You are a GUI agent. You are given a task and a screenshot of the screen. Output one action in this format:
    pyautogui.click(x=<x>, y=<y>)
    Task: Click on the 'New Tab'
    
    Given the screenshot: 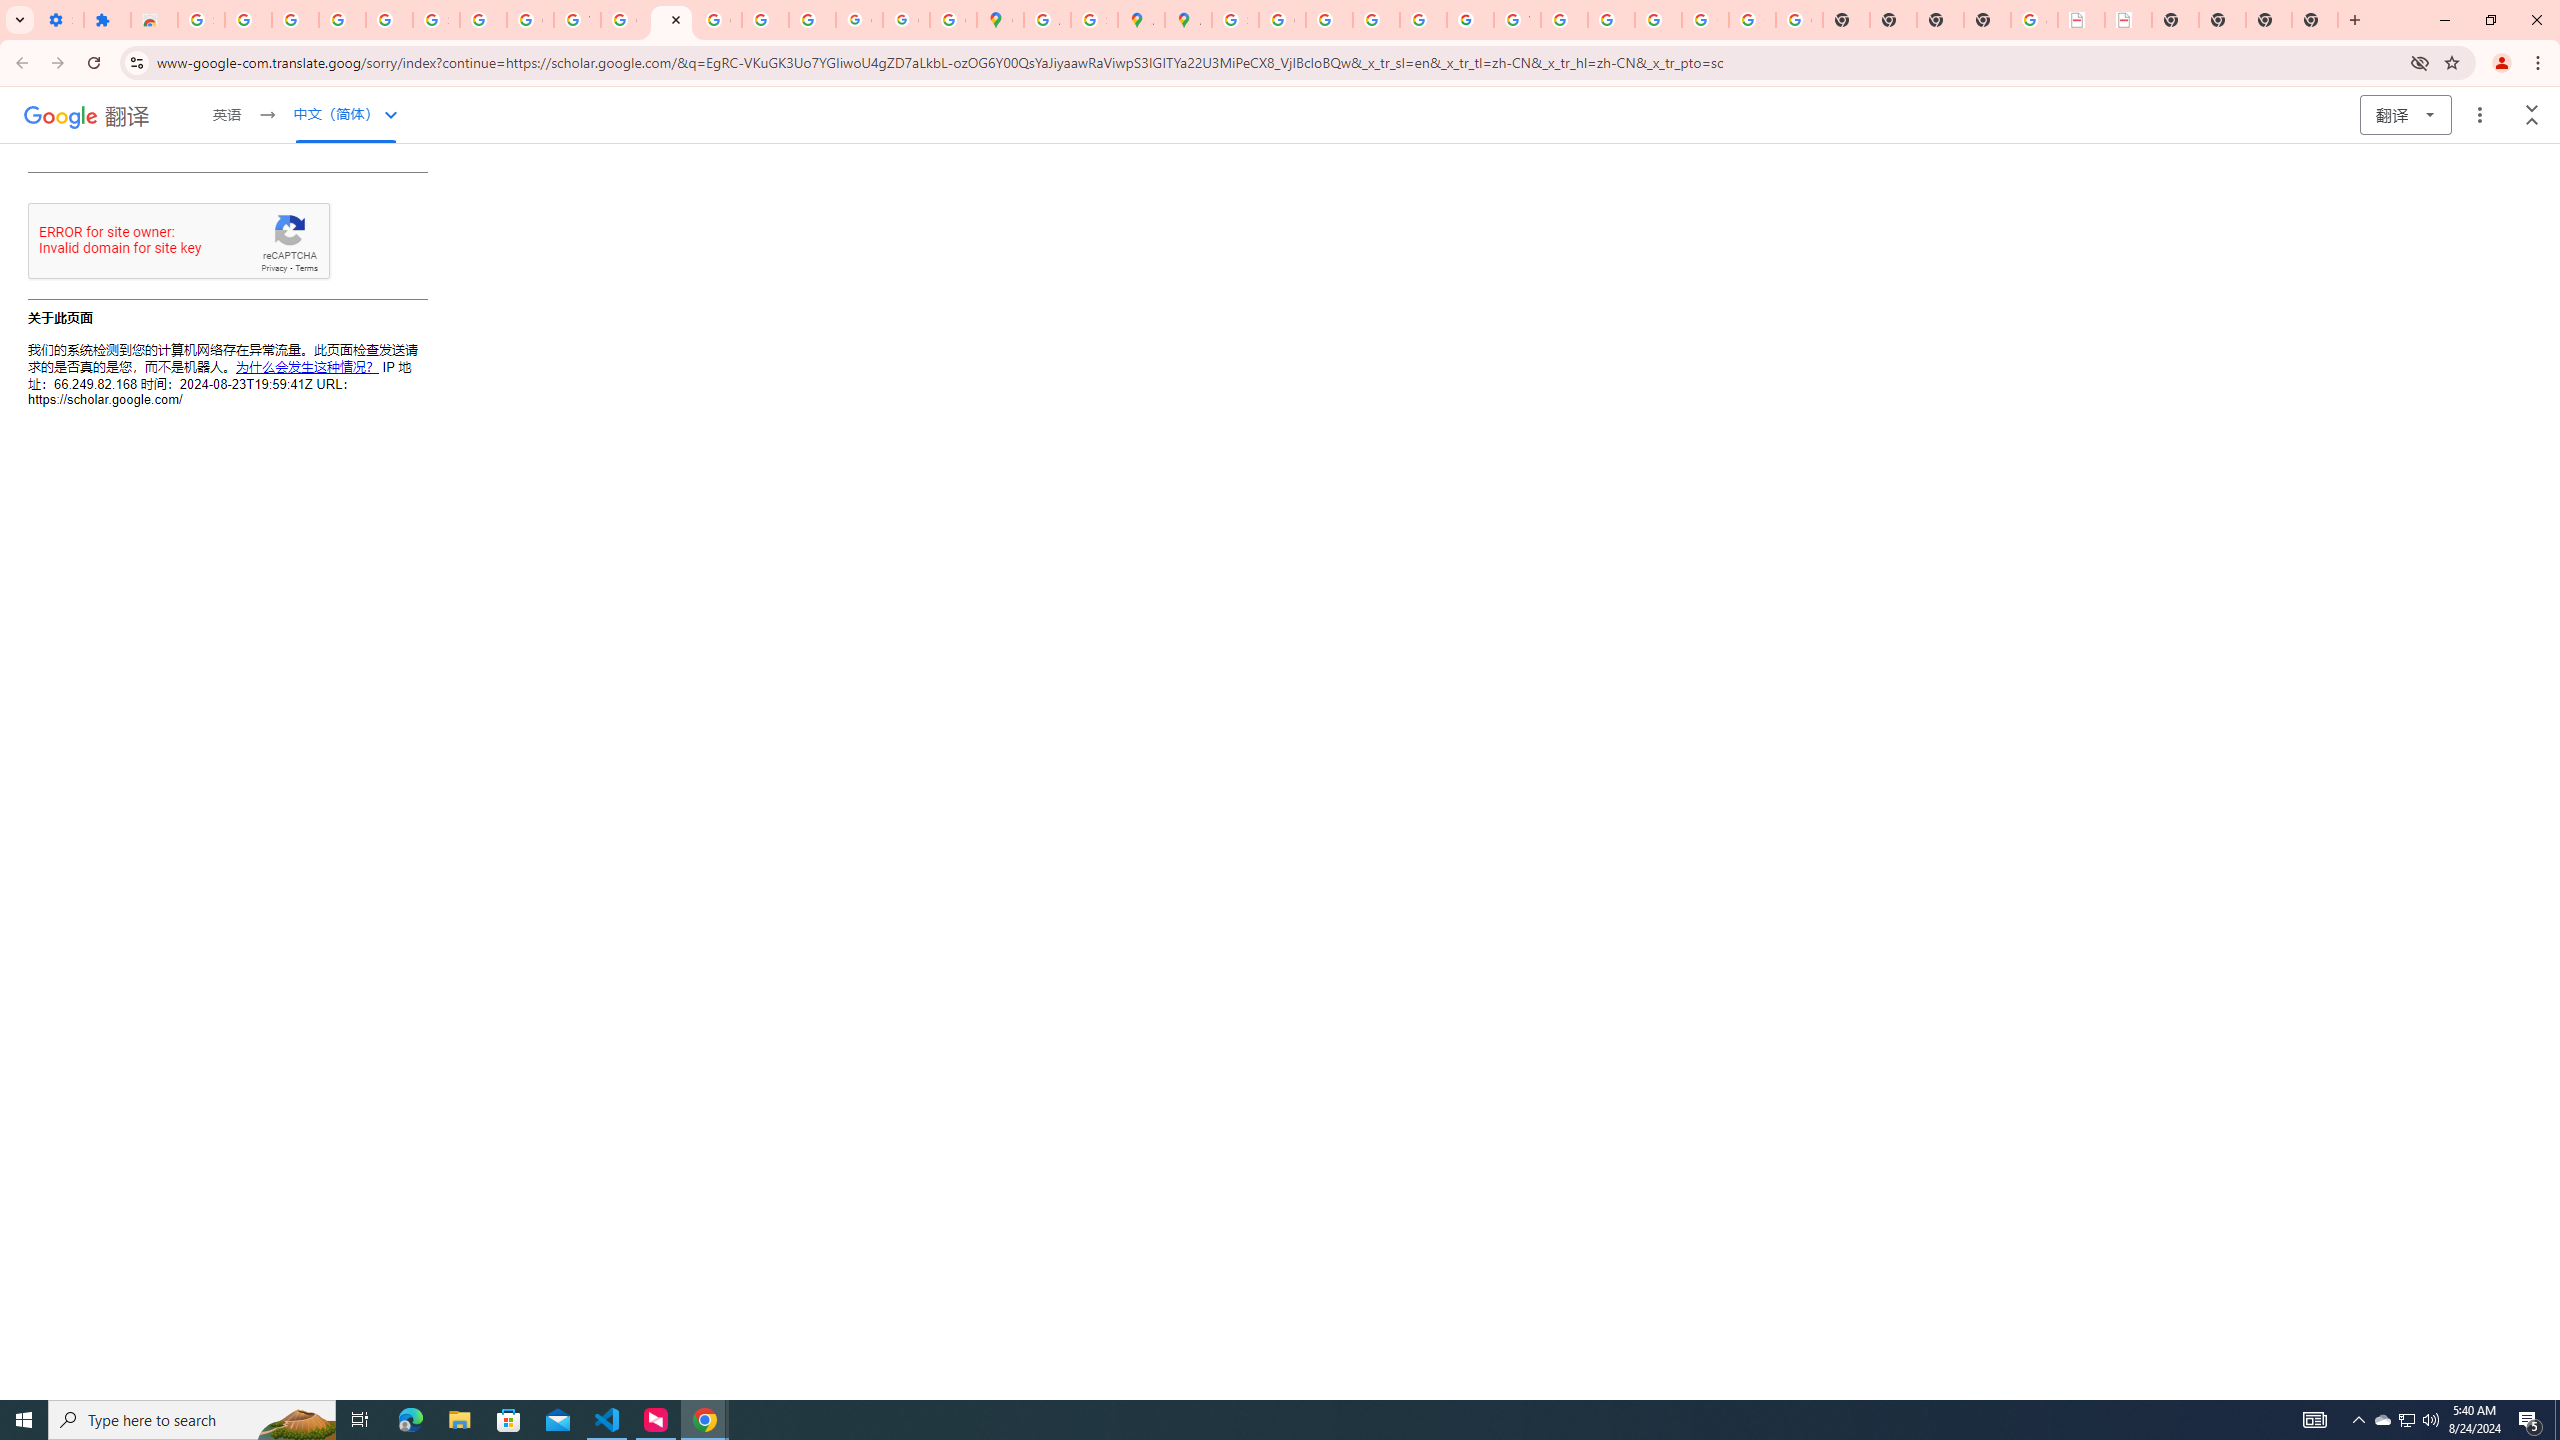 What is the action you would take?
    pyautogui.click(x=2315, y=19)
    